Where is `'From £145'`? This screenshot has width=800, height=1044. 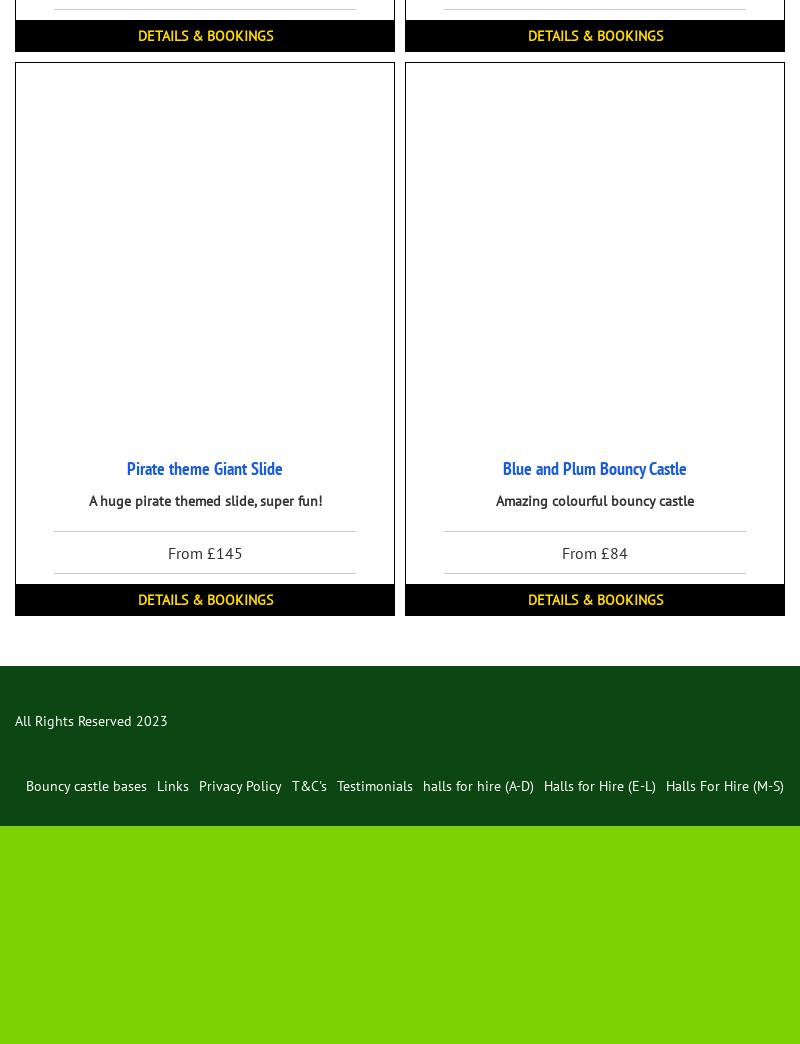
'From £145' is located at coordinates (204, 550).